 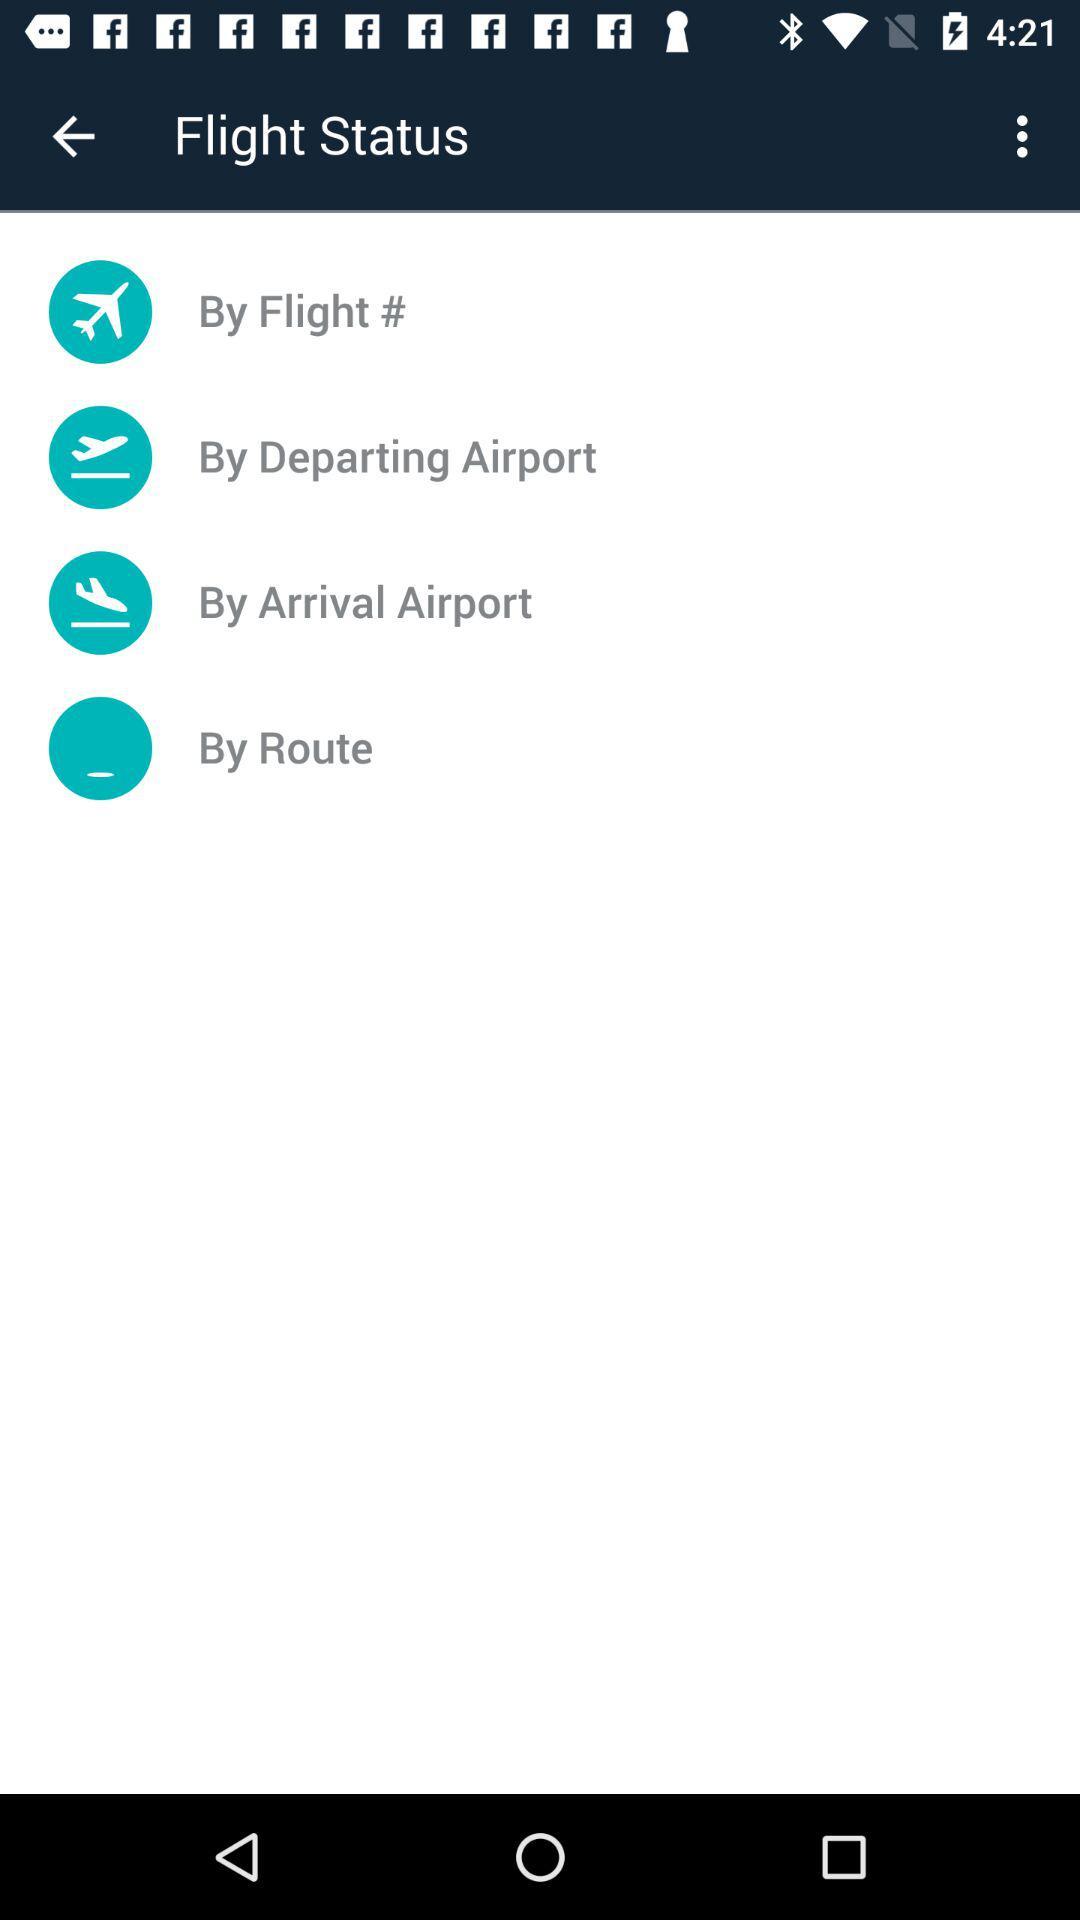 I want to click on item next to the flight status icon, so click(x=1027, y=135).